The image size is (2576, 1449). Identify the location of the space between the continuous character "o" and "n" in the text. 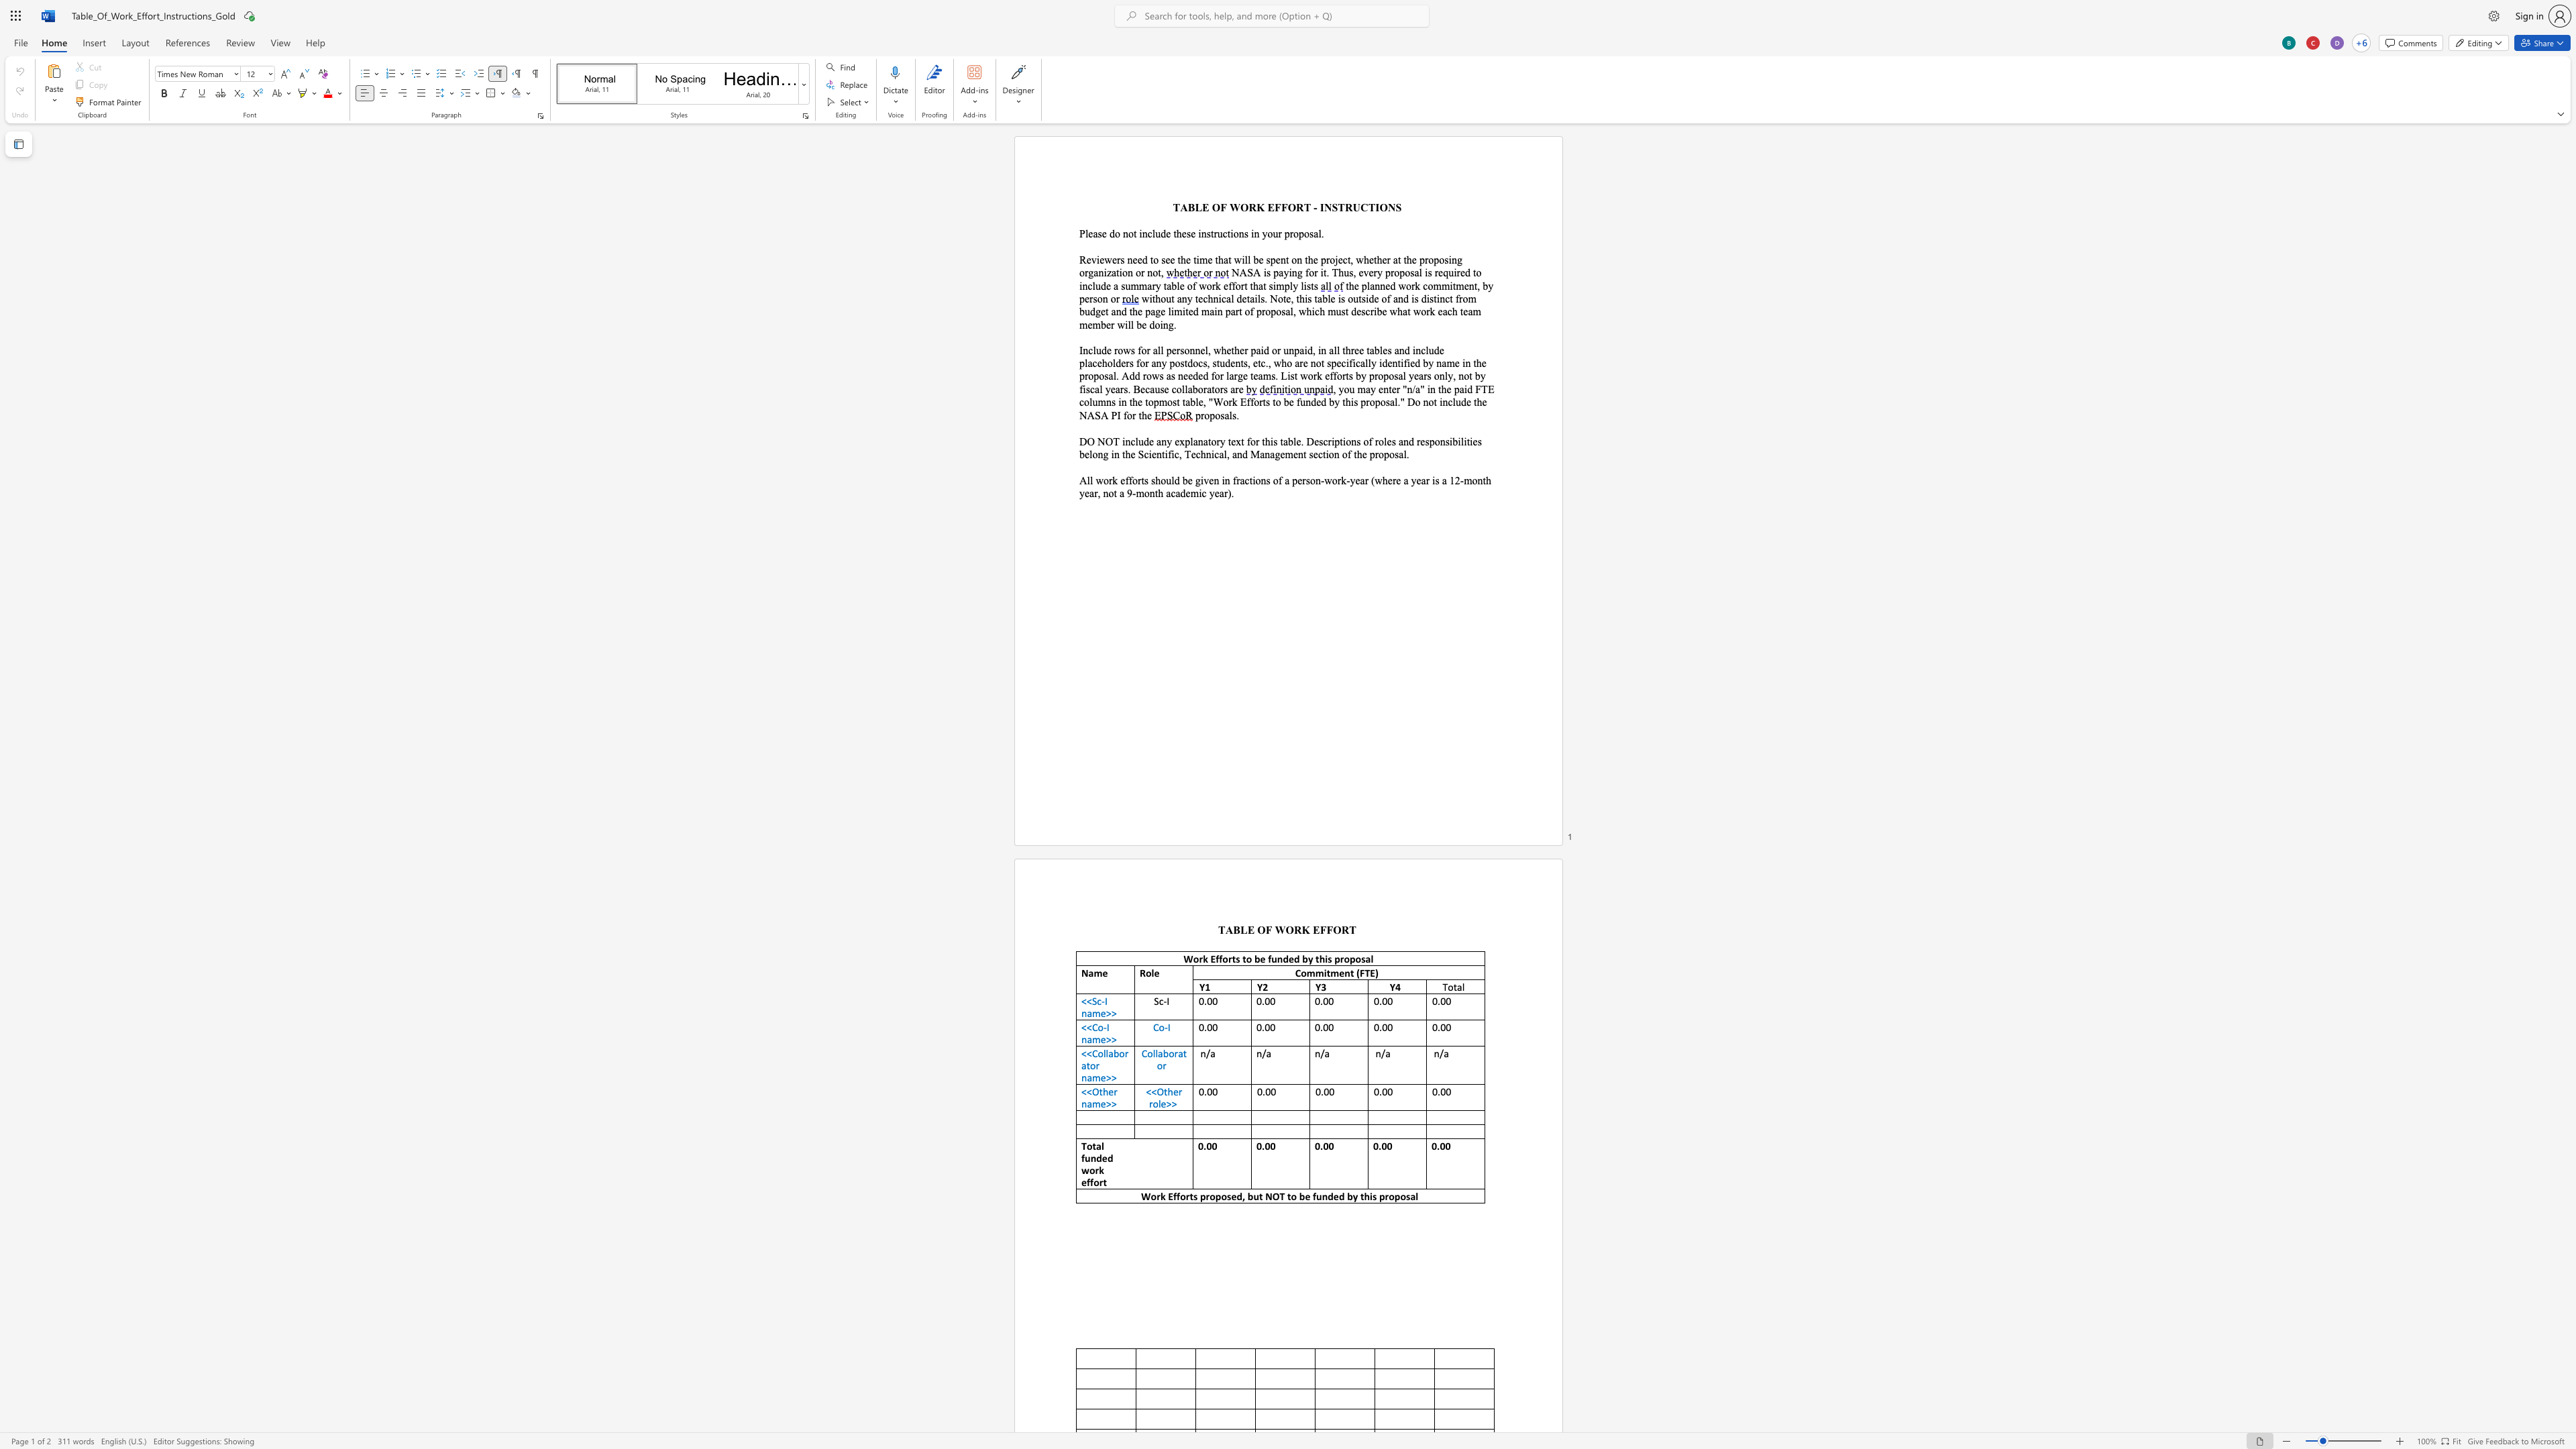
(1237, 233).